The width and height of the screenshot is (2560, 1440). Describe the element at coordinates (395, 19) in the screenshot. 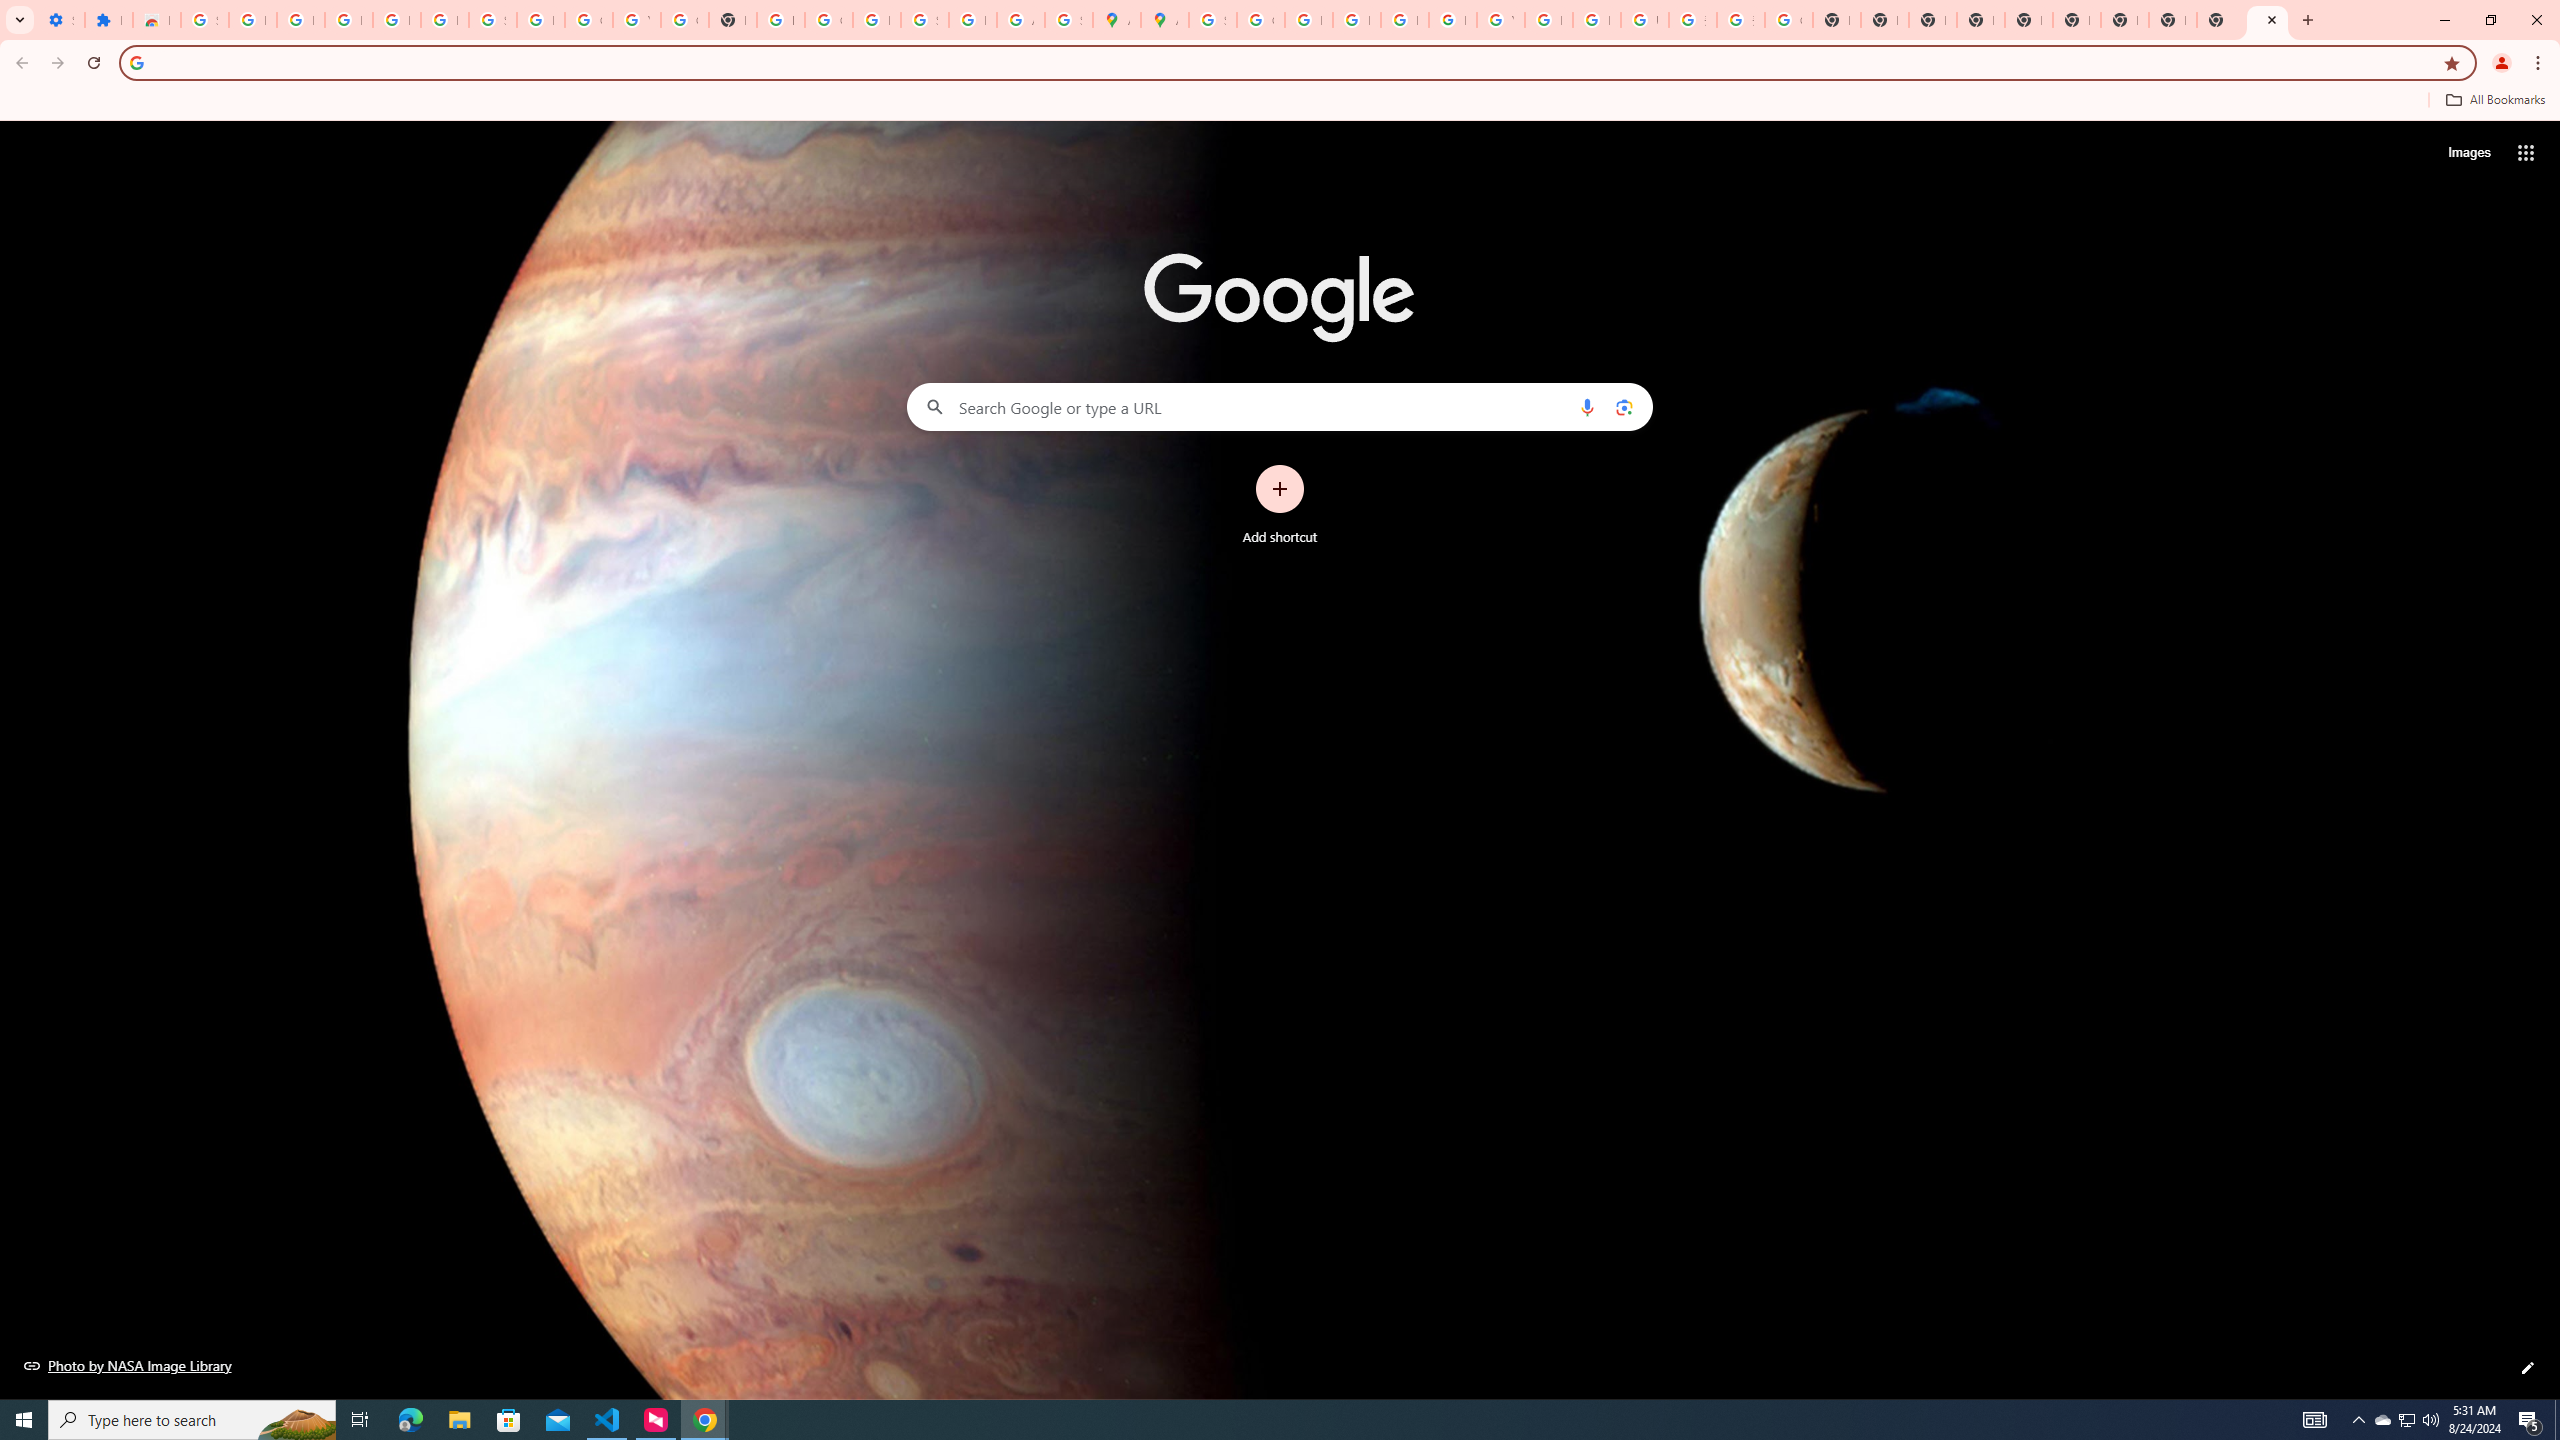

I see `'Learn how to find your photos - Google Photos Help'` at that location.